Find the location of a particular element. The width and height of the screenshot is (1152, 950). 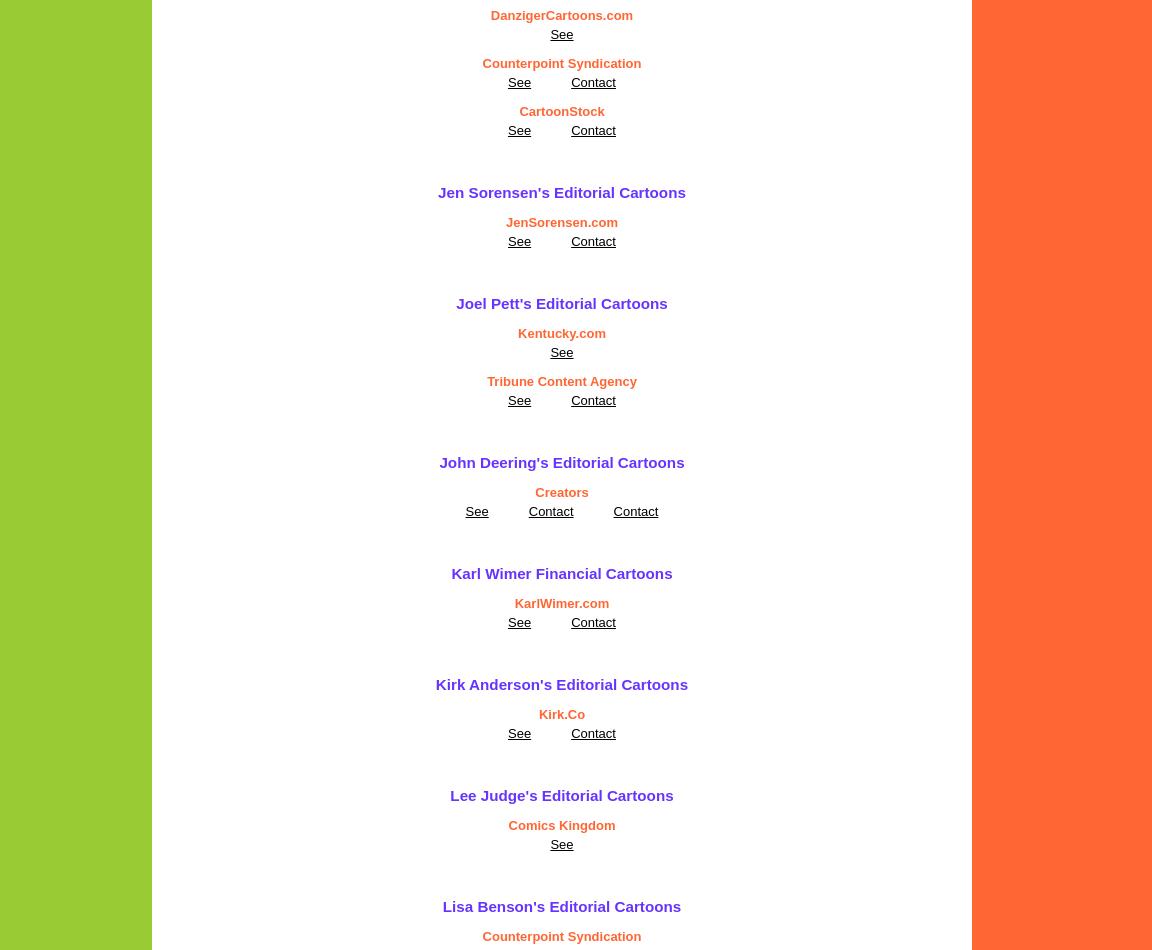

'Kirk.Co' is located at coordinates (561, 713).